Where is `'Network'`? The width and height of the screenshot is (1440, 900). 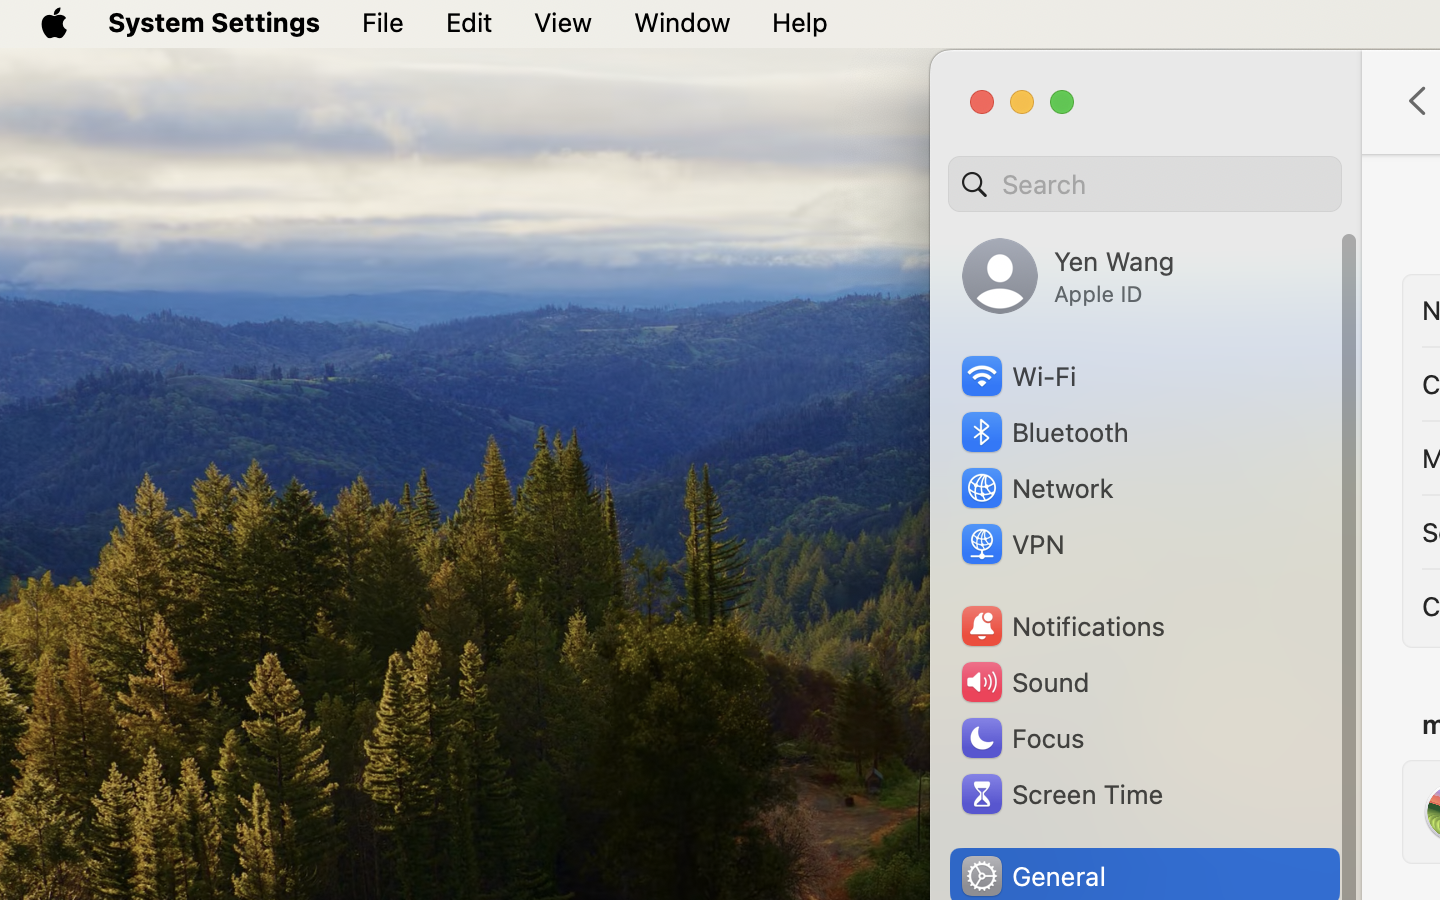 'Network' is located at coordinates (1035, 486).